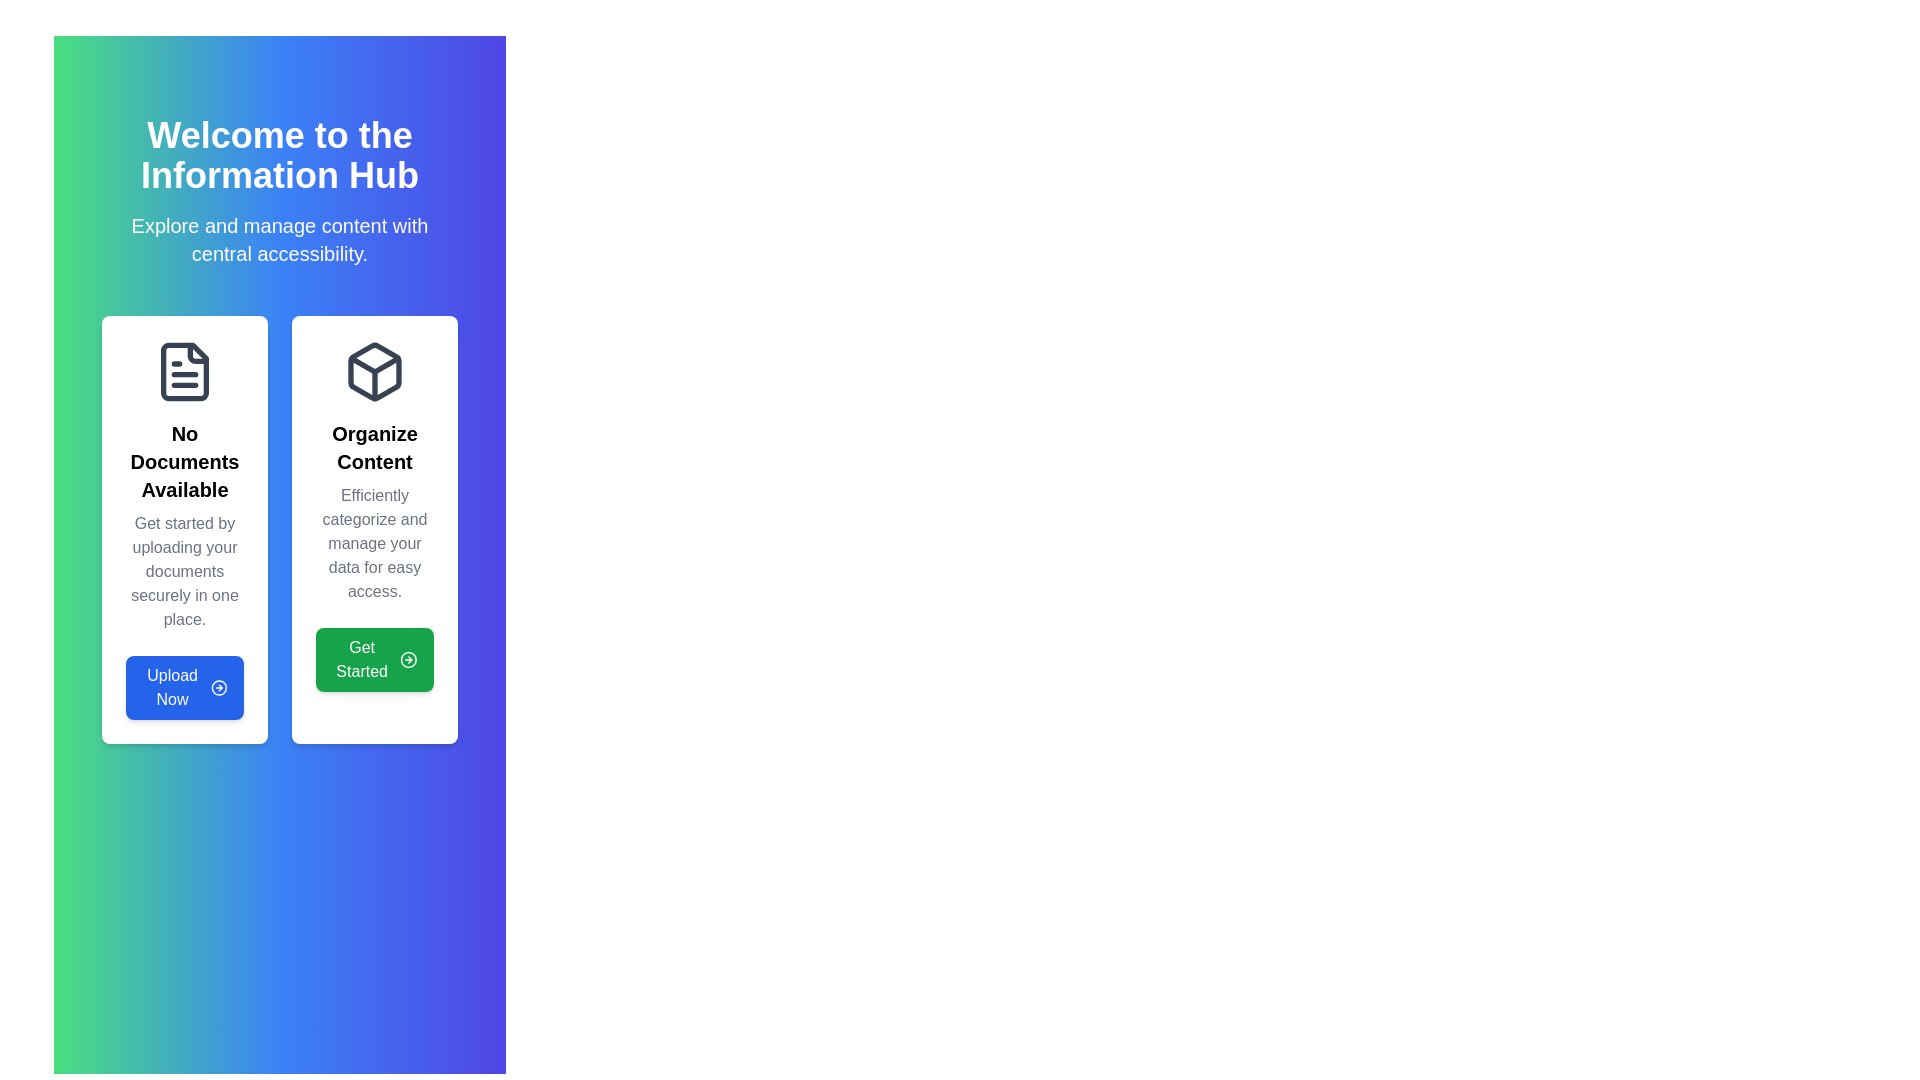 The width and height of the screenshot is (1920, 1080). What do you see at coordinates (374, 365) in the screenshot?
I see `the triangular icon resembling an inverted chevron located in the center of the second card labeled 'Organize Content'` at bounding box center [374, 365].